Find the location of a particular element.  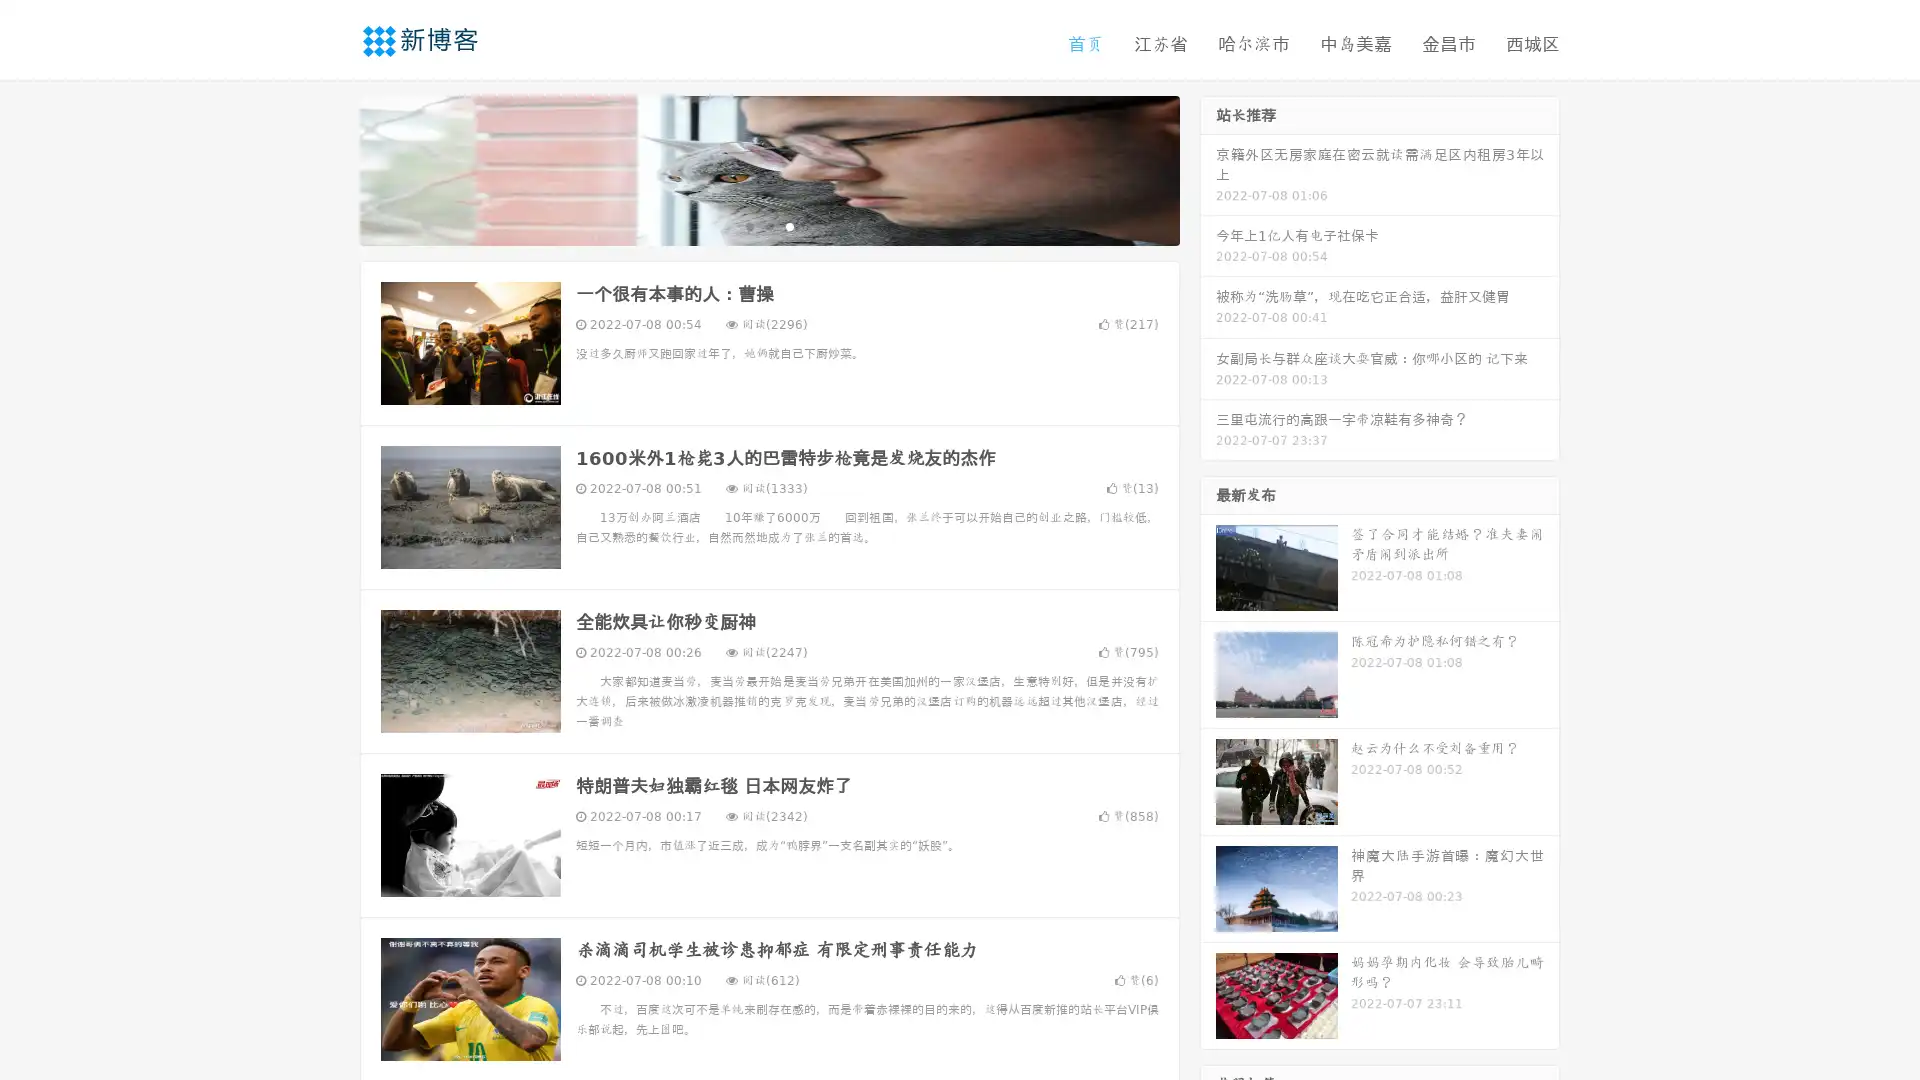

Previous slide is located at coordinates (330, 168).